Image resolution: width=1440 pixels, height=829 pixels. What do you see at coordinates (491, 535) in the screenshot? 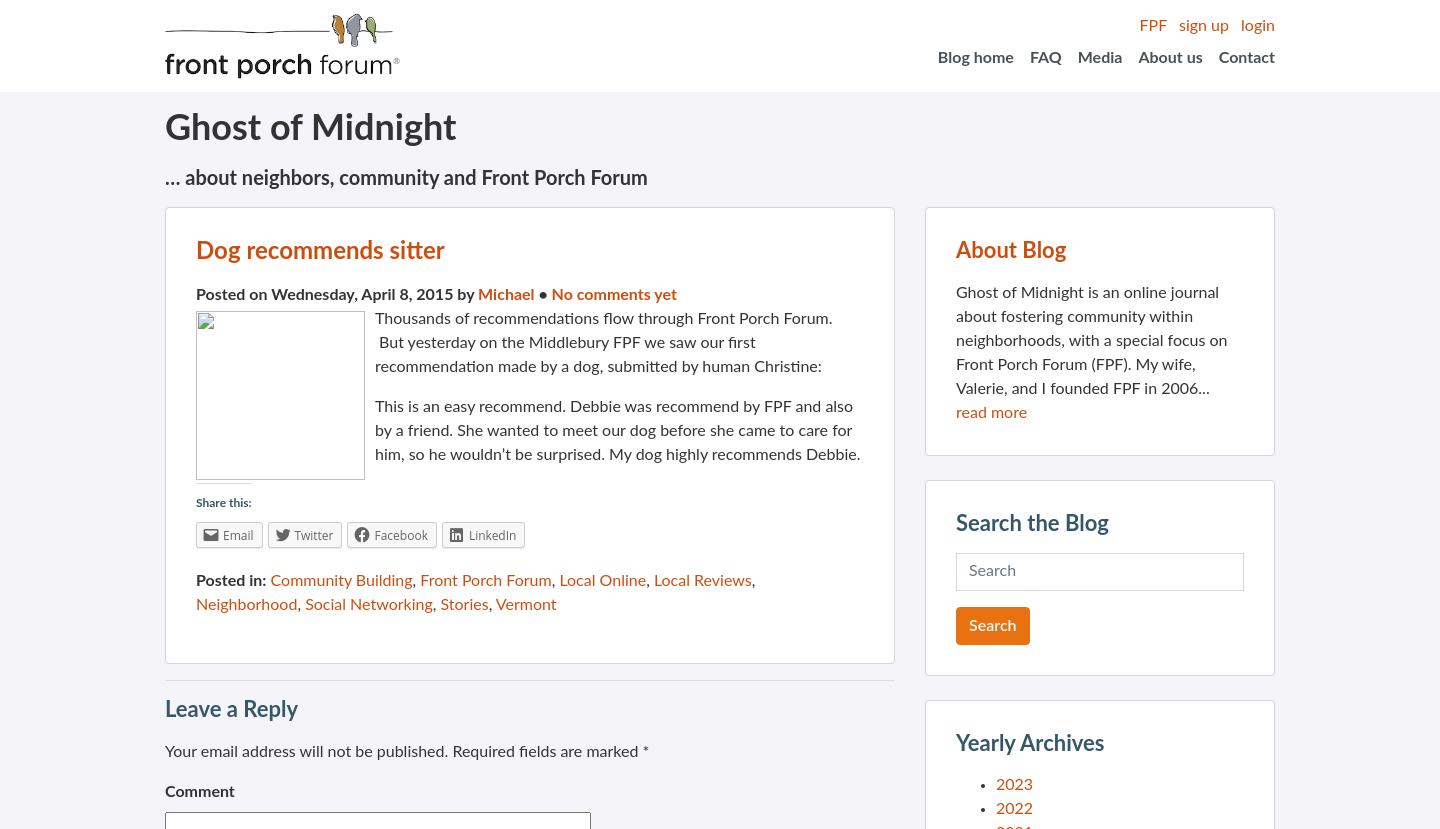
I see `'LinkedIn'` at bounding box center [491, 535].